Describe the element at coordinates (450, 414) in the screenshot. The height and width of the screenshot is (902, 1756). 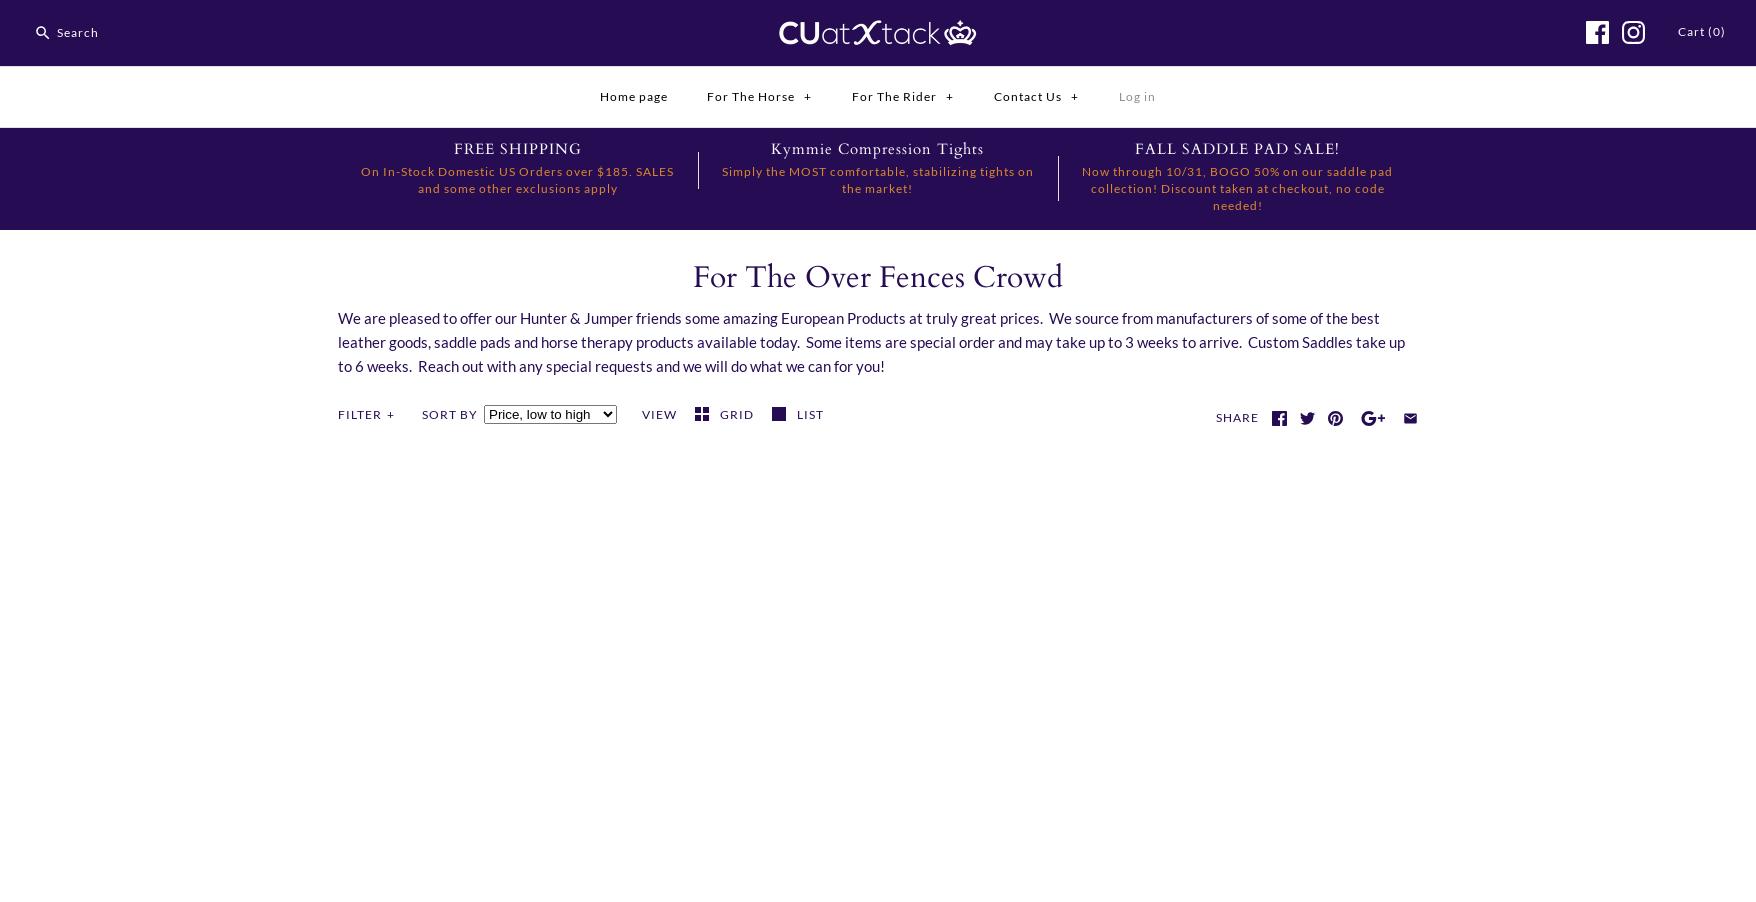
I see `'Sort by'` at that location.